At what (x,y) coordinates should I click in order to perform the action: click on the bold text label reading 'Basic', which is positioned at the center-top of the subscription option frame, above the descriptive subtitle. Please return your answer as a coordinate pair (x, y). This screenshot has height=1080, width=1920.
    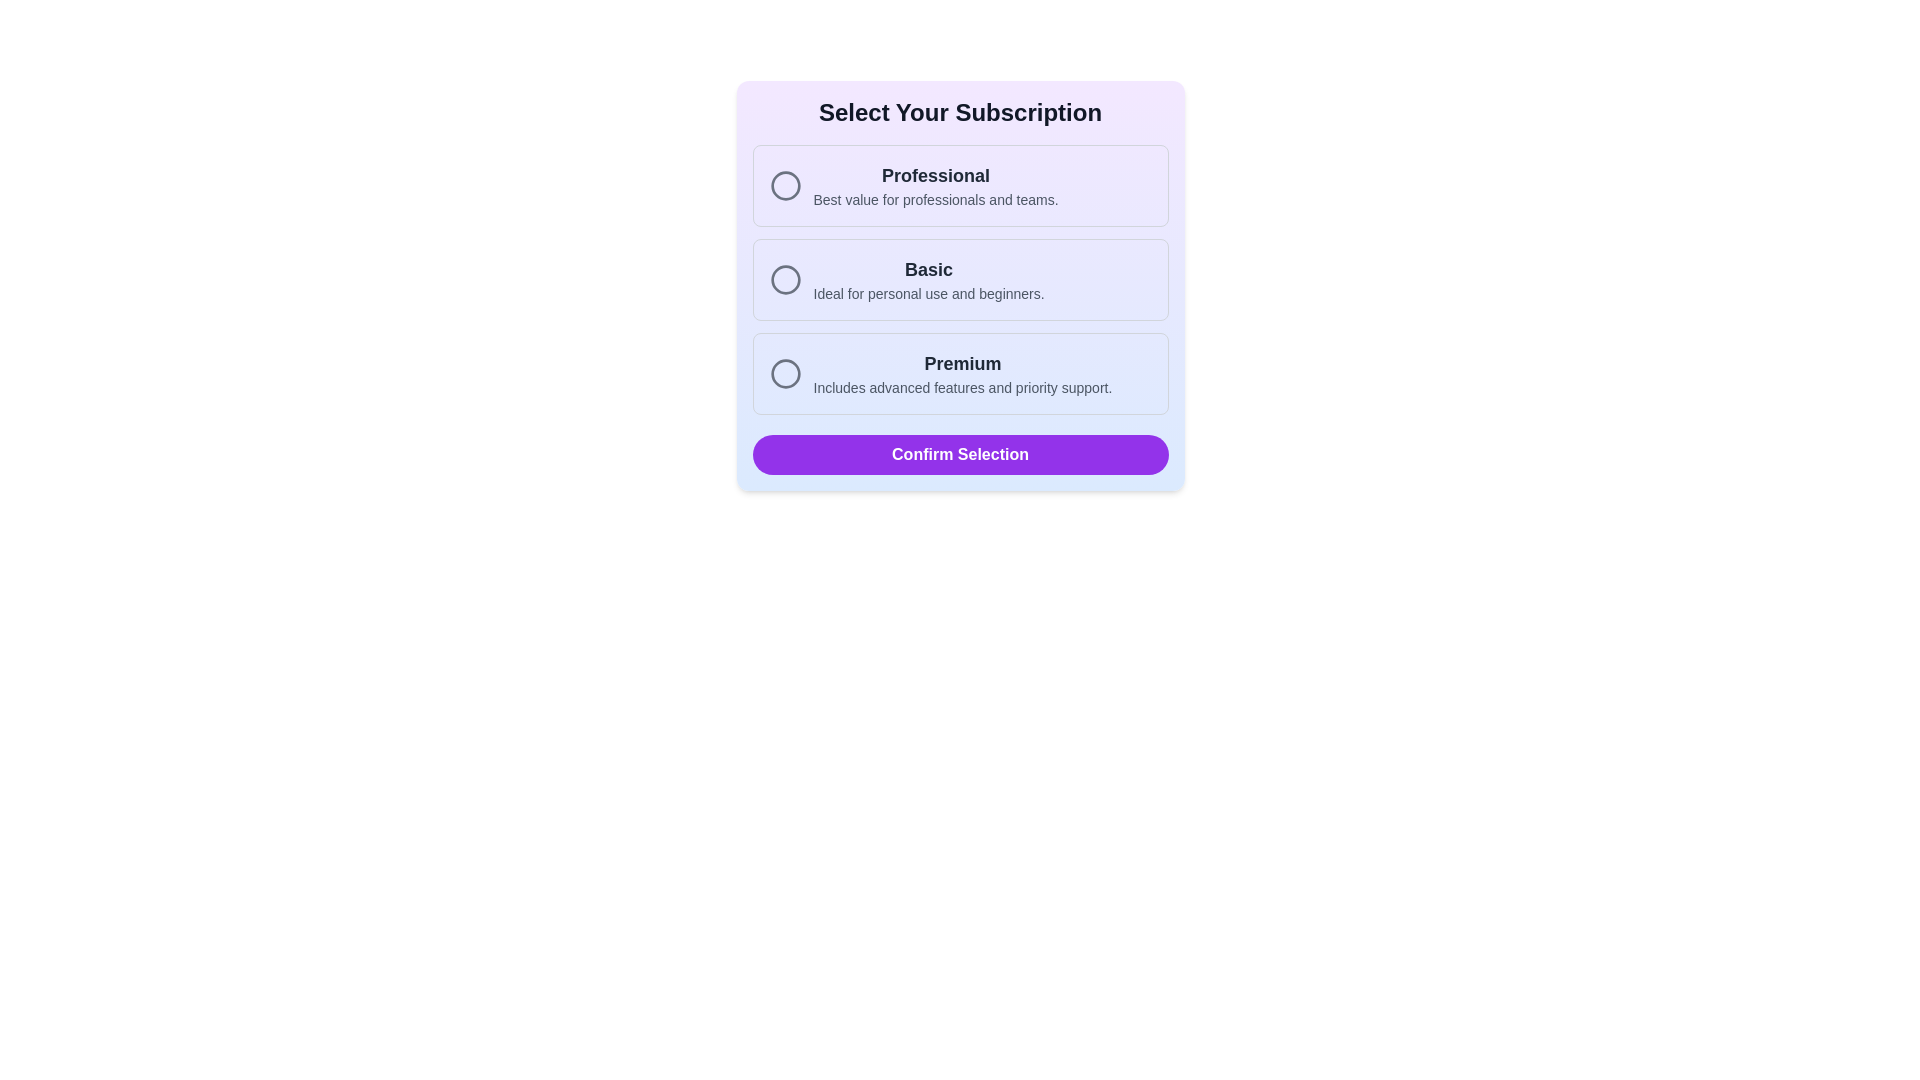
    Looking at the image, I should click on (928, 270).